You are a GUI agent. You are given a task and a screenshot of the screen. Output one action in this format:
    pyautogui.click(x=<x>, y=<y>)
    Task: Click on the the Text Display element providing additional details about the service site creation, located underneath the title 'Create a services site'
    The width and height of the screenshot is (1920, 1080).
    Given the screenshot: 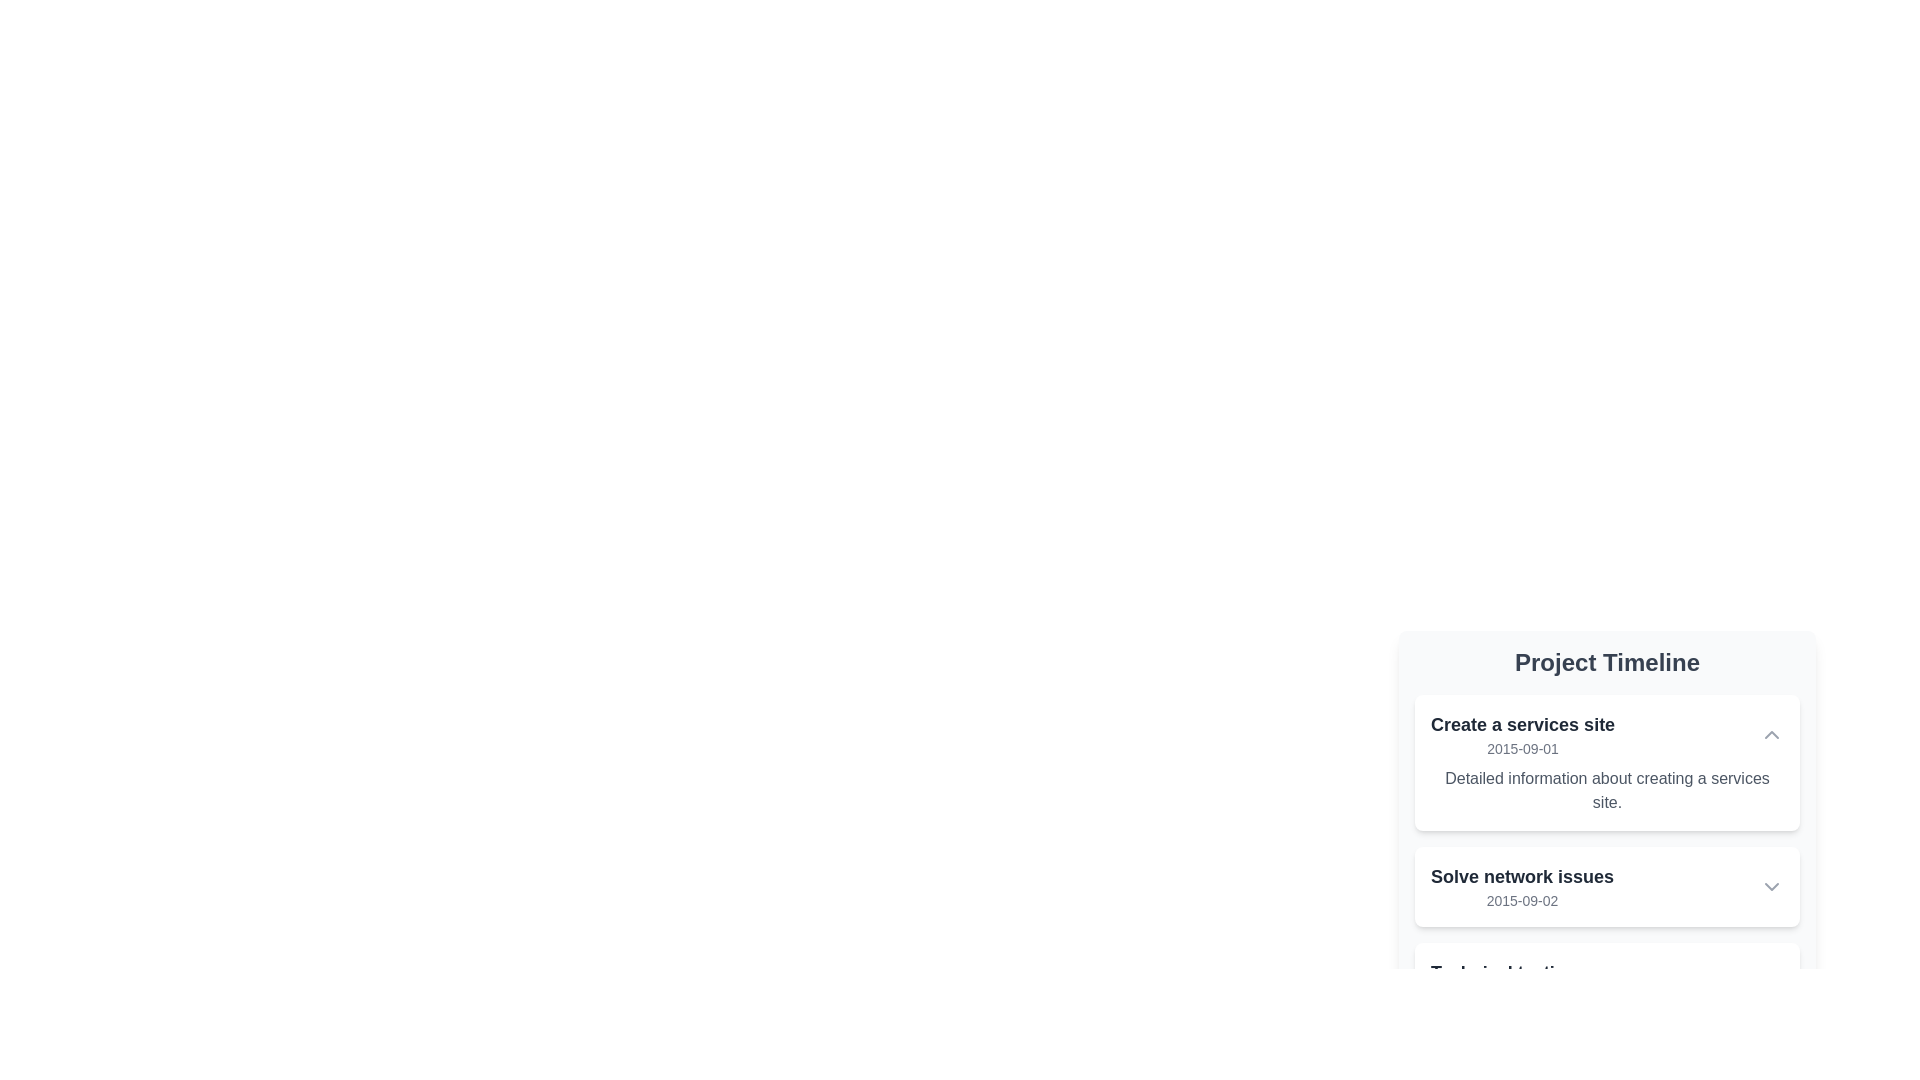 What is the action you would take?
    pyautogui.click(x=1607, y=789)
    